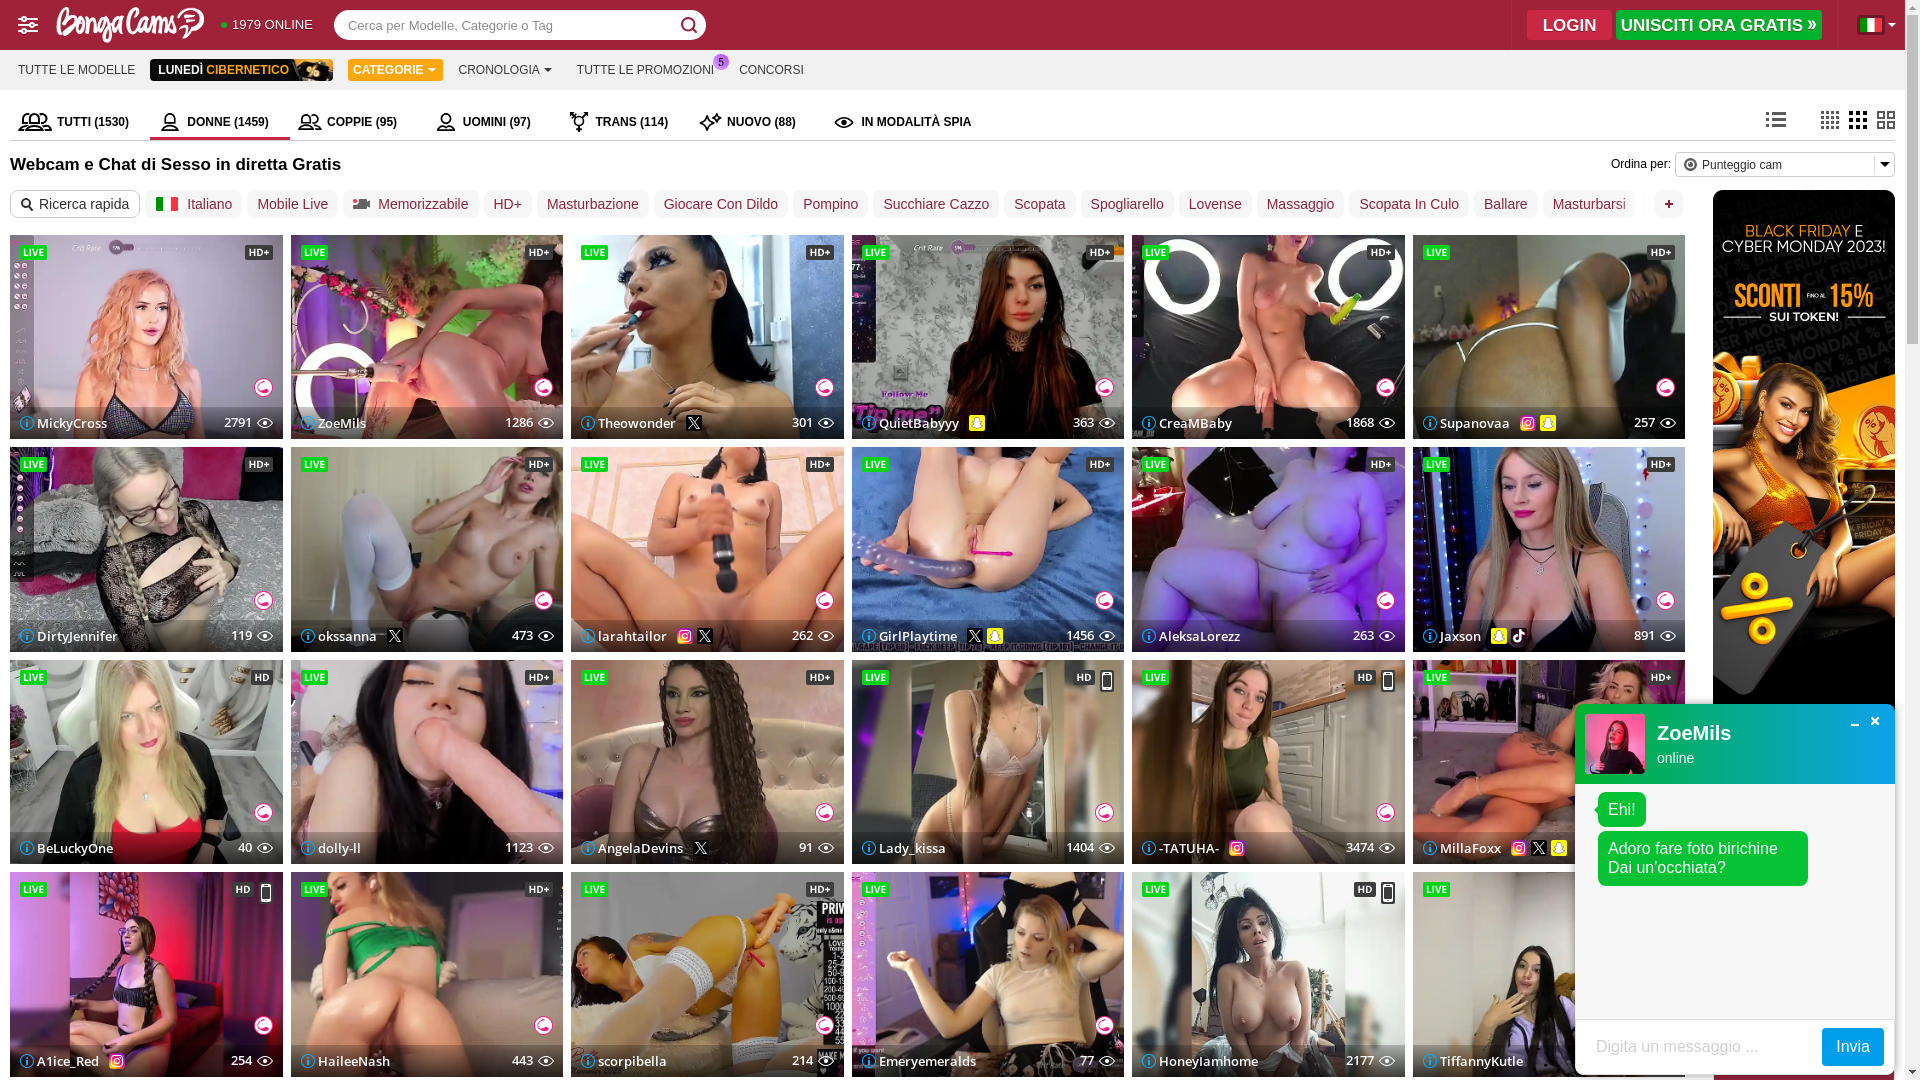  I want to click on 'COPPIE (95)', so click(358, 122).